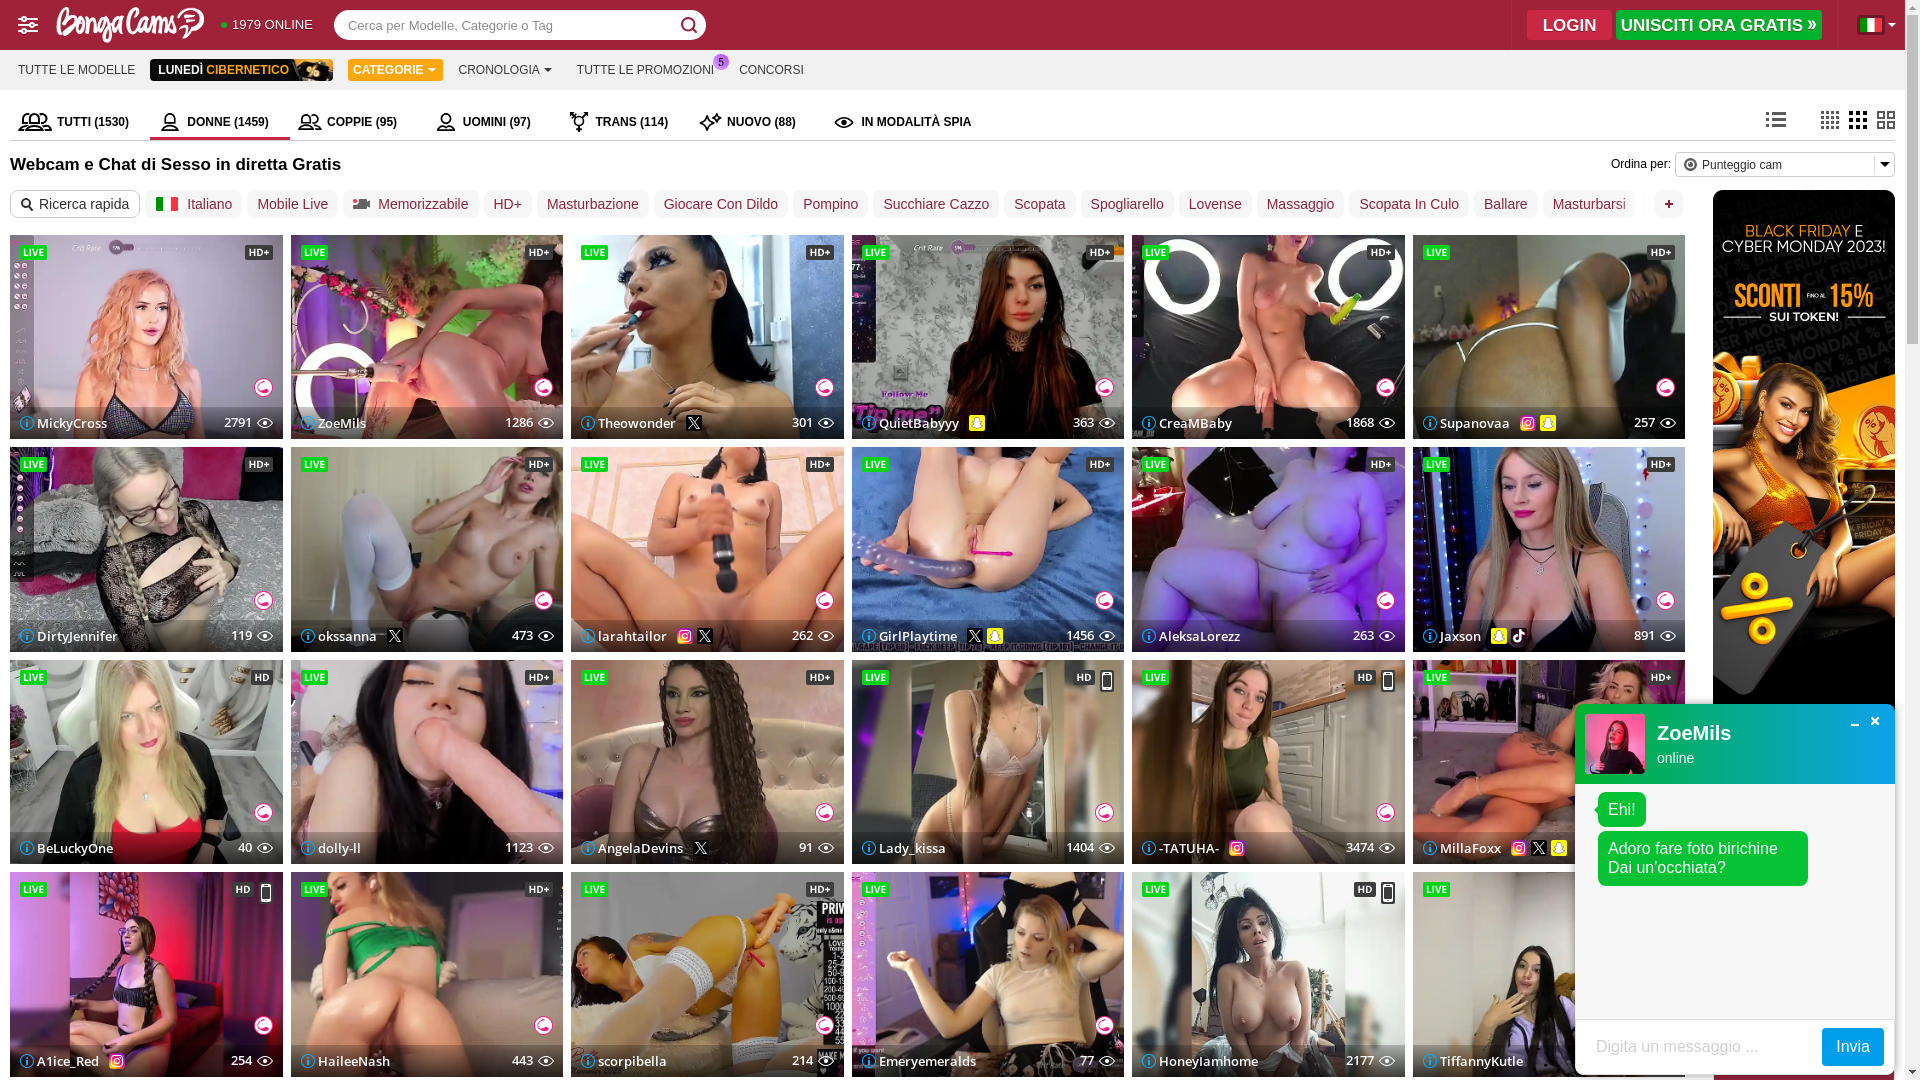  I want to click on 'COPPIE (95)', so click(358, 122).